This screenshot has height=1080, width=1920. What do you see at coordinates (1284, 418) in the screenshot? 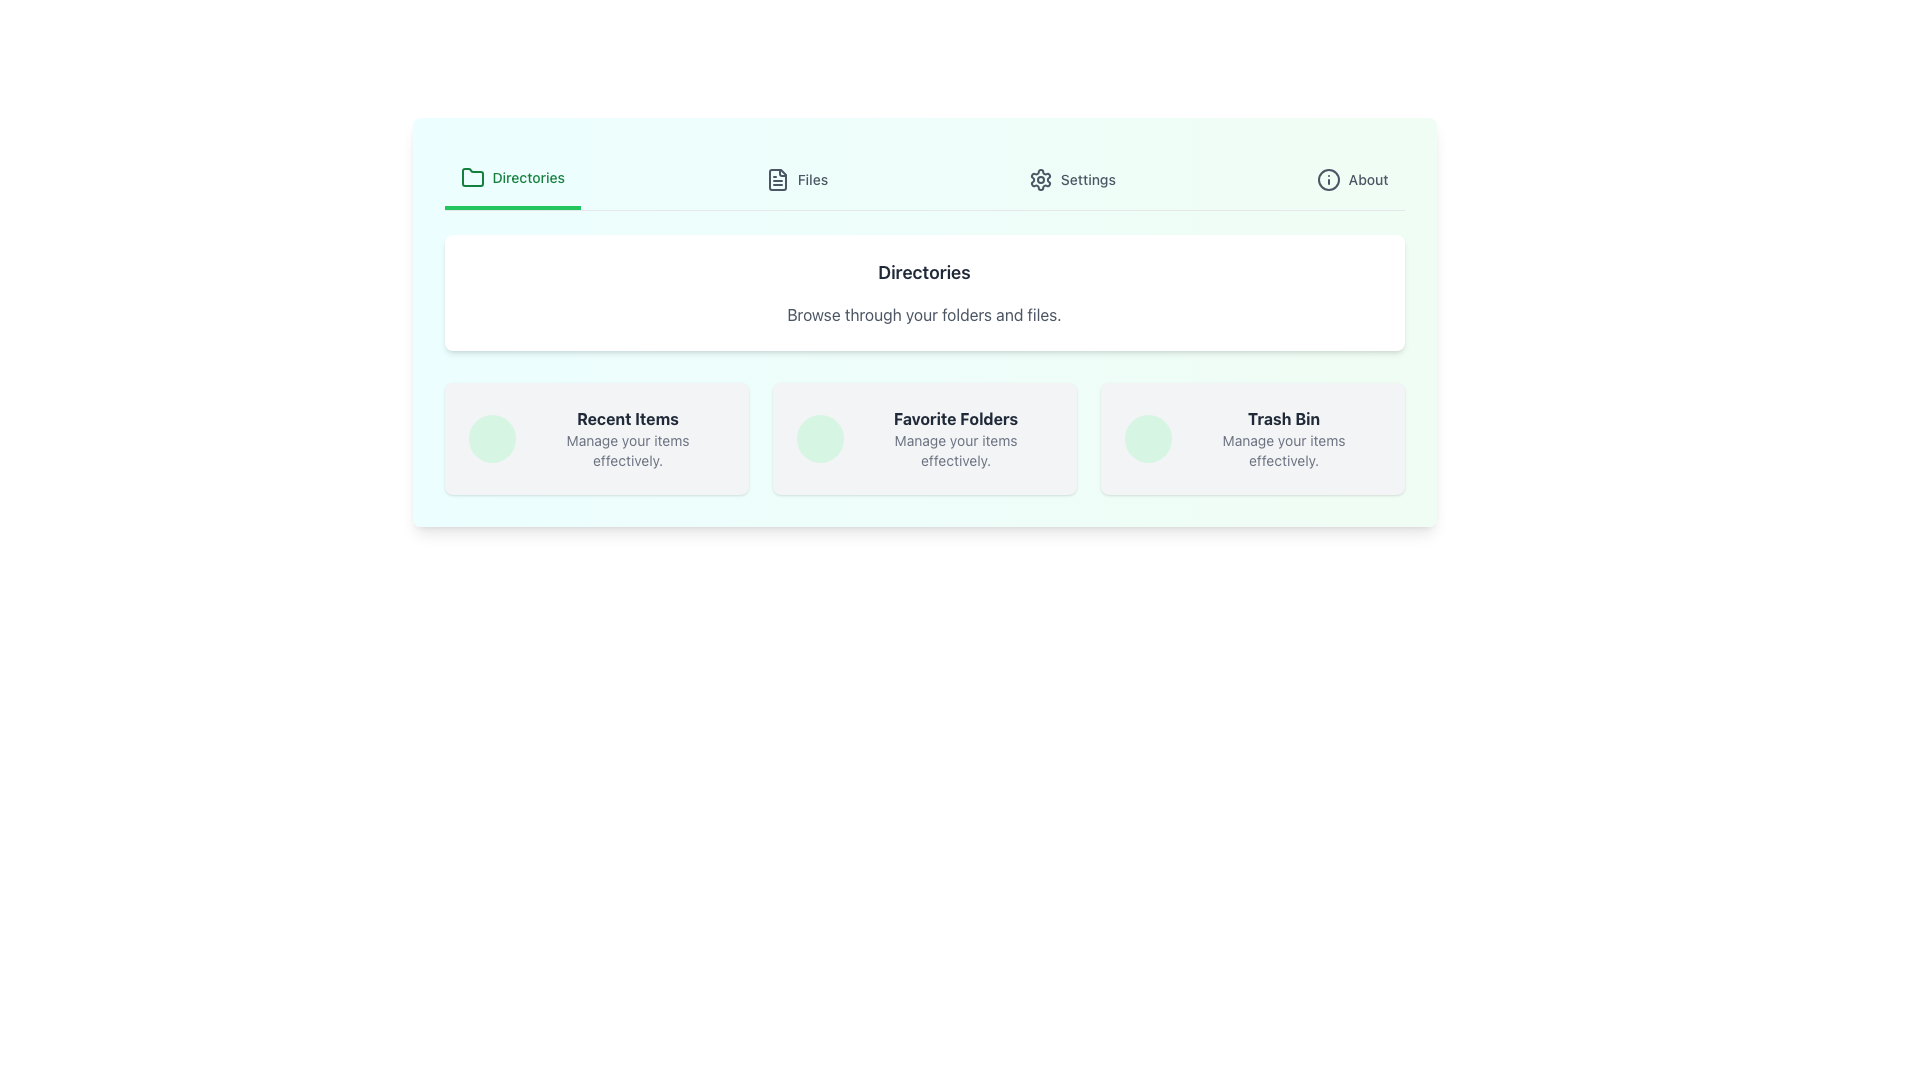
I see `text label displaying 'Trash Bin' in bold and dark gray color, which is the rightmost item in the top-level navigation section` at bounding box center [1284, 418].